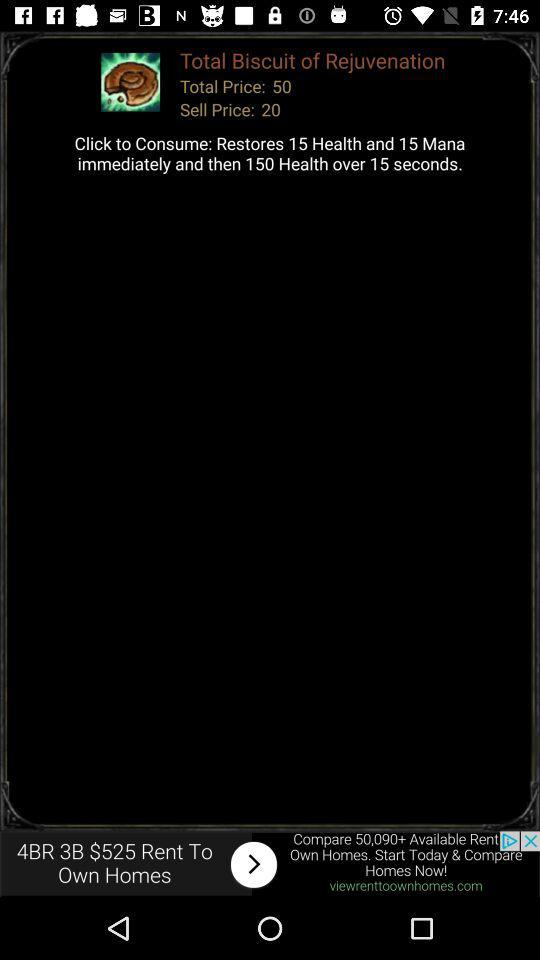 Image resolution: width=540 pixels, height=960 pixels. Describe the element at coordinates (270, 863) in the screenshot. I see `menu page` at that location.